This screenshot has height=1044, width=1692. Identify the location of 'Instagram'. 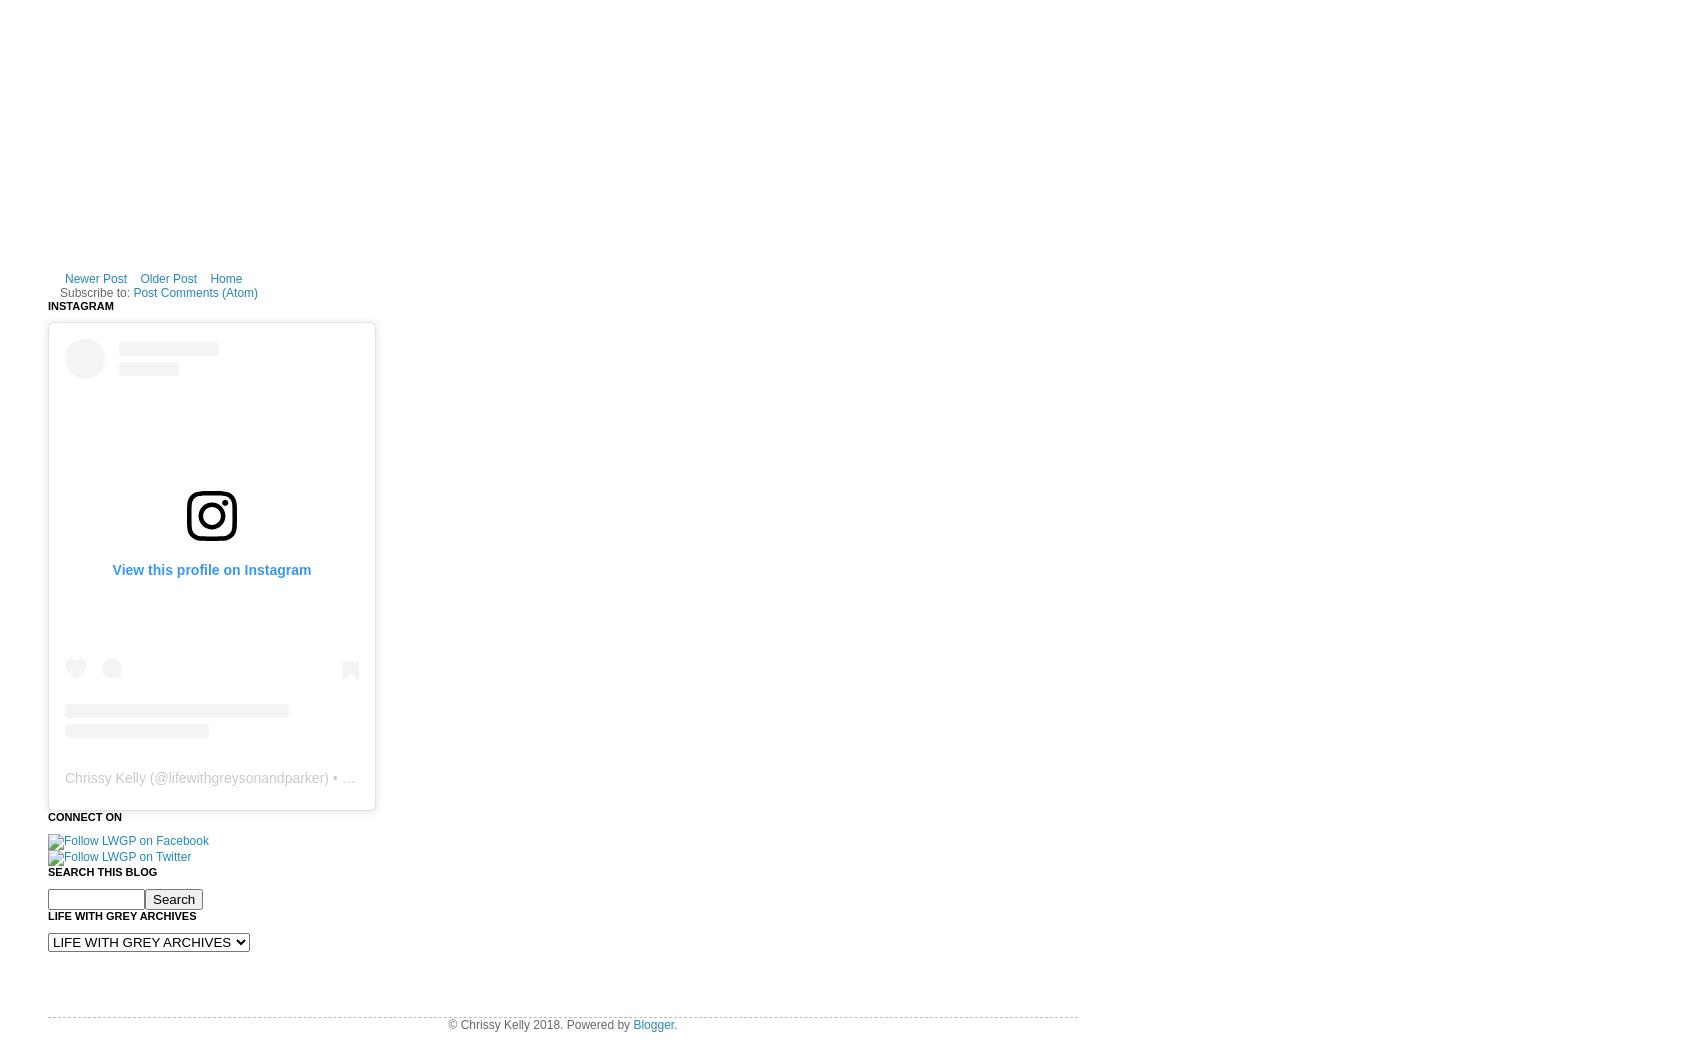
(80, 303).